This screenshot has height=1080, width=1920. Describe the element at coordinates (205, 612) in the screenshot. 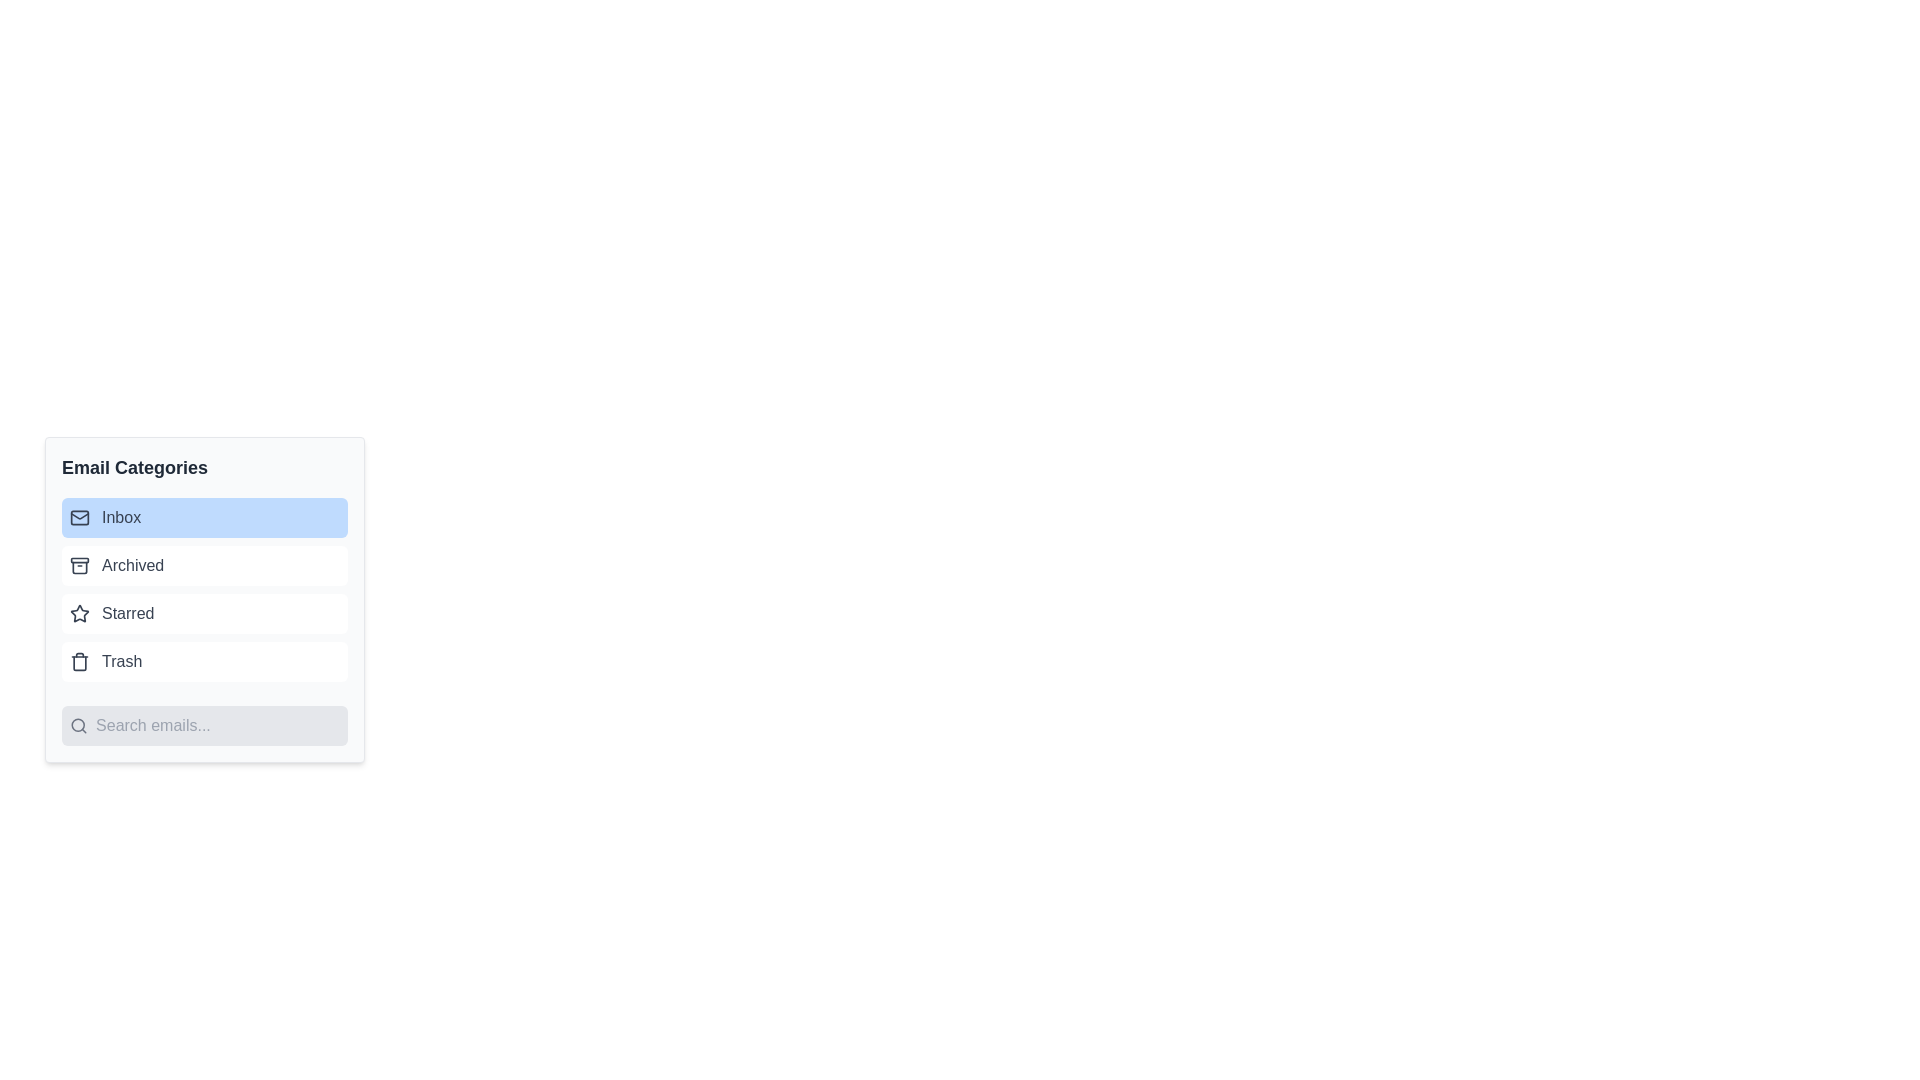

I see `the button corresponding to the category Starred` at that location.